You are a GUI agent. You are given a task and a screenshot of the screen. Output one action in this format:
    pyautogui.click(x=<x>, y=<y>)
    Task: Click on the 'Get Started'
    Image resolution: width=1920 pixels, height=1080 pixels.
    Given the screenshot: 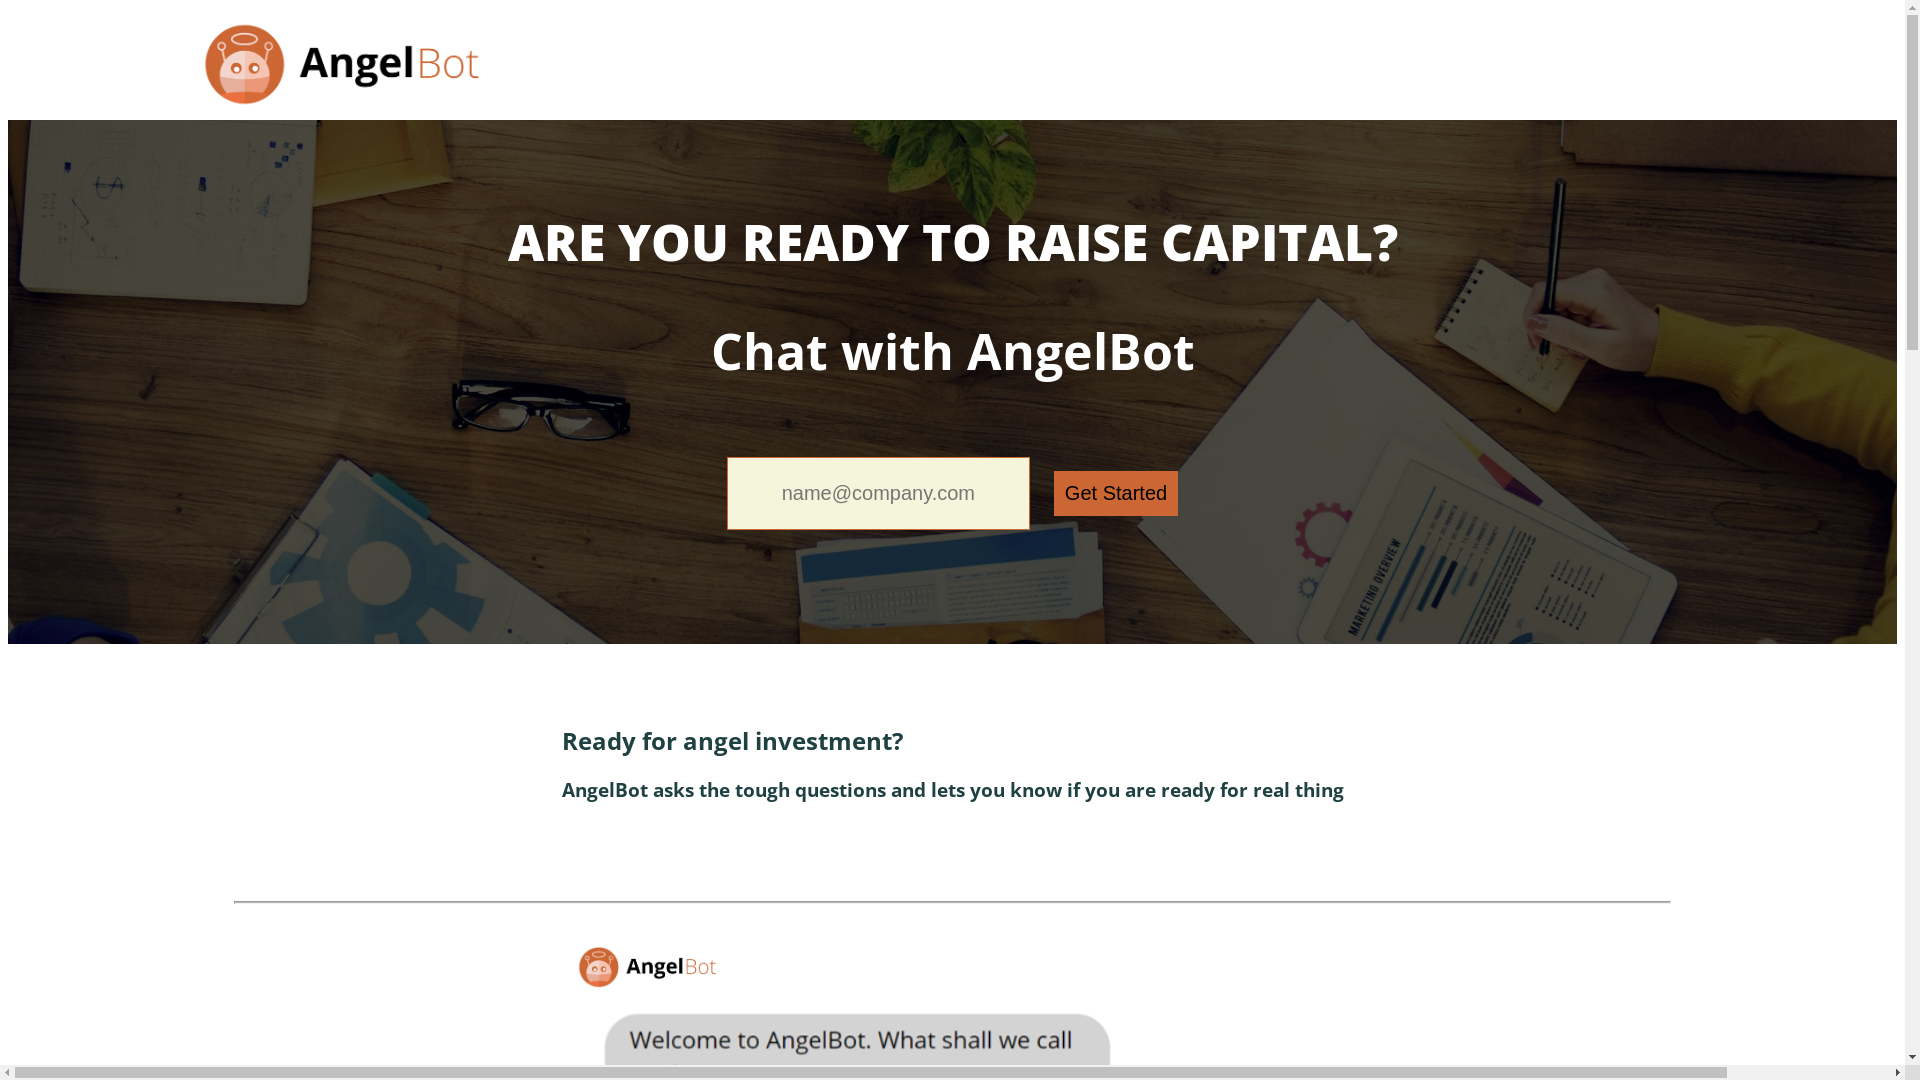 What is the action you would take?
    pyautogui.click(x=1115, y=493)
    